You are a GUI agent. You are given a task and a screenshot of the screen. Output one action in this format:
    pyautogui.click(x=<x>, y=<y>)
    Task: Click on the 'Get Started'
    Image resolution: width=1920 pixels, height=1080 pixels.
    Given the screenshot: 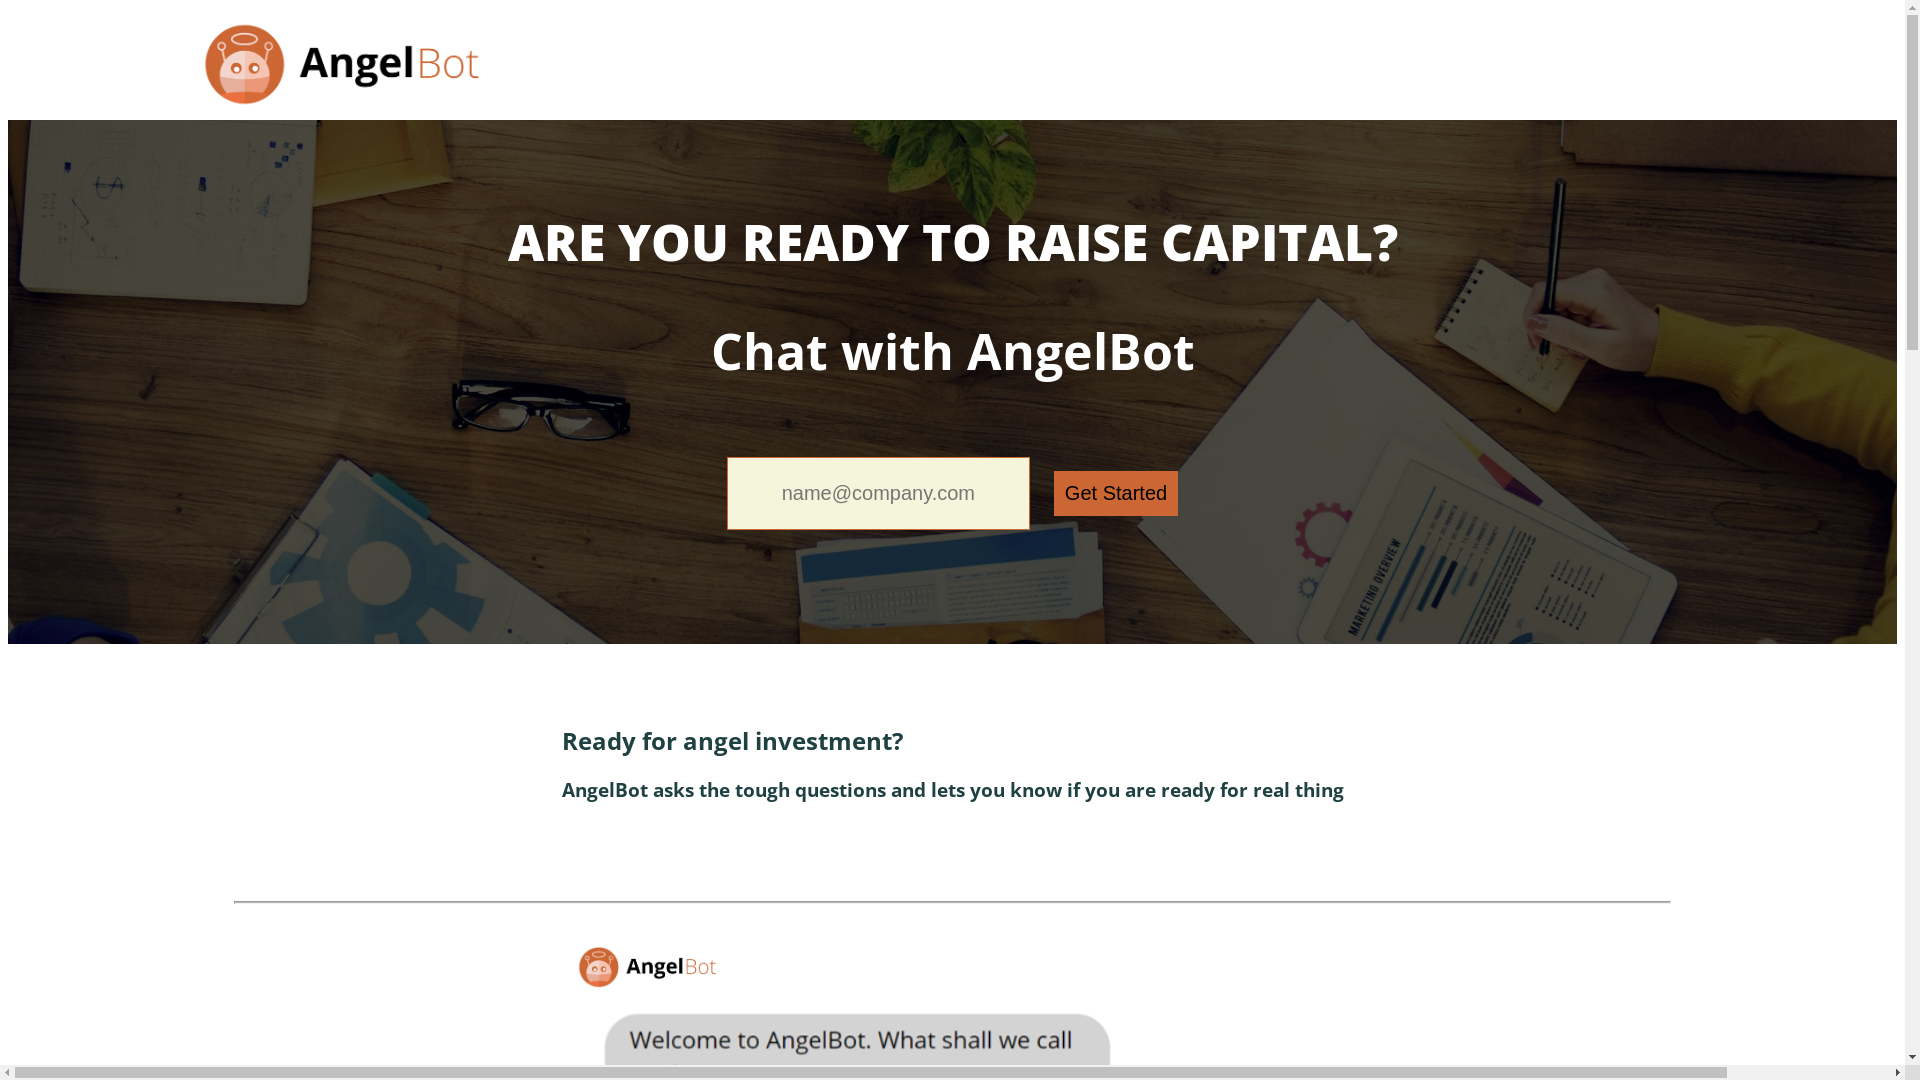 What is the action you would take?
    pyautogui.click(x=1115, y=493)
    